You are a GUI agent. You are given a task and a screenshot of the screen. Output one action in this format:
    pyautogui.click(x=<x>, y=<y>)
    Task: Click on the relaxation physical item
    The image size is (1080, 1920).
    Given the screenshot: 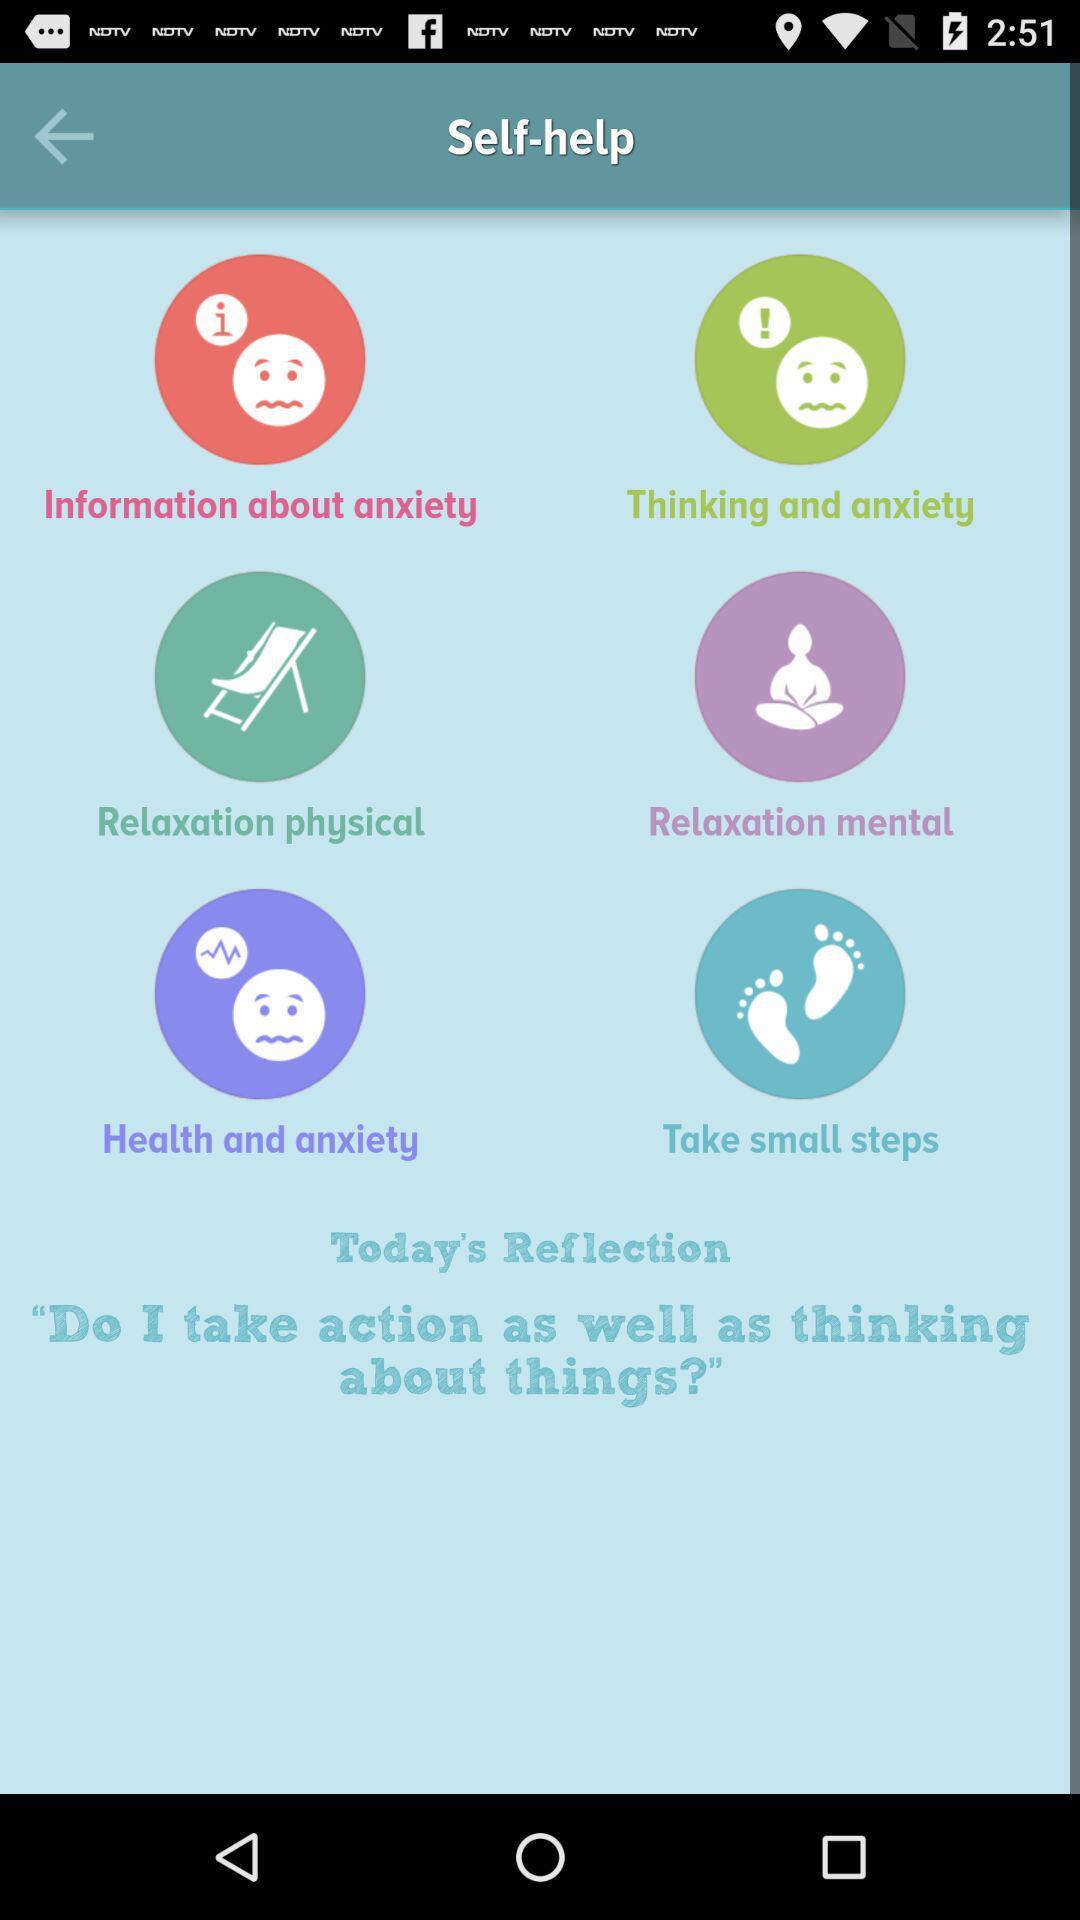 What is the action you would take?
    pyautogui.click(x=270, y=706)
    